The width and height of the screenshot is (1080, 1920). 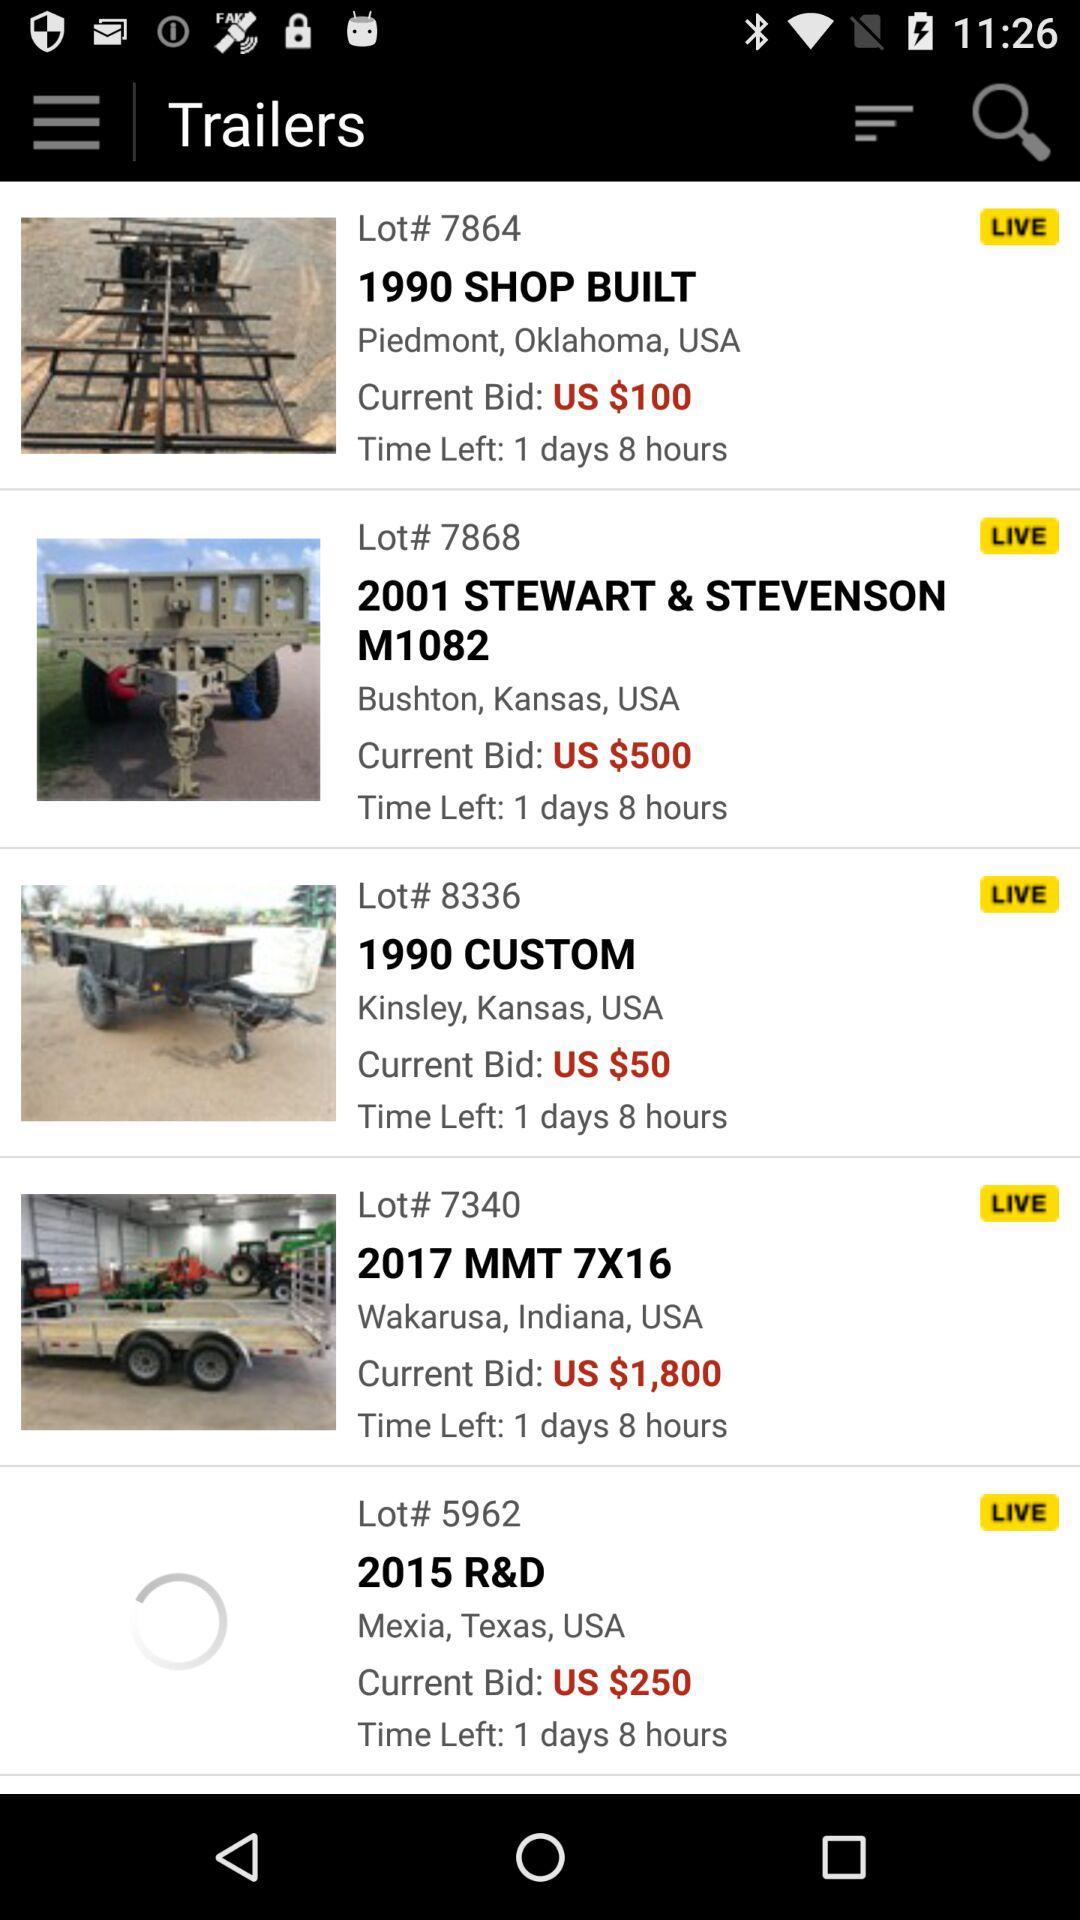 What do you see at coordinates (438, 893) in the screenshot?
I see `the lot# 8336 item` at bounding box center [438, 893].